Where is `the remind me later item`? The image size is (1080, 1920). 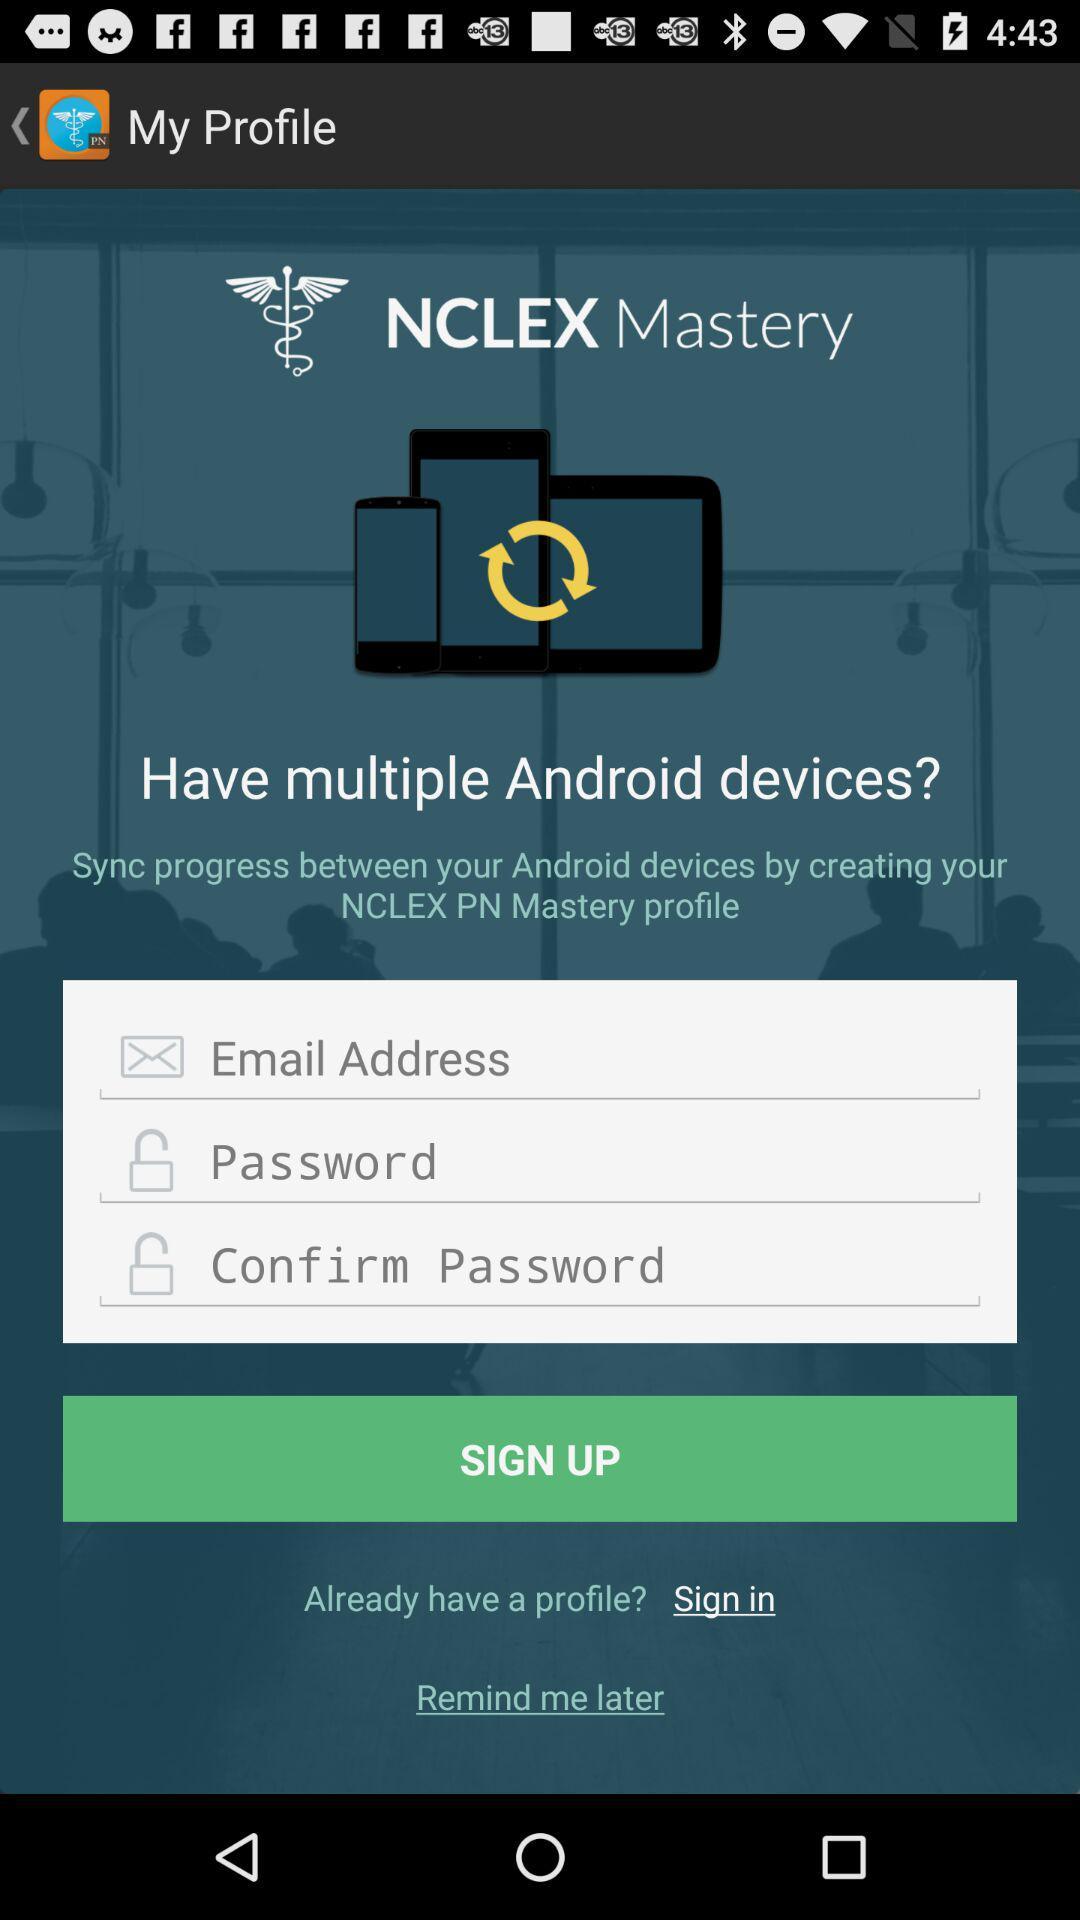
the remind me later item is located at coordinates (540, 1695).